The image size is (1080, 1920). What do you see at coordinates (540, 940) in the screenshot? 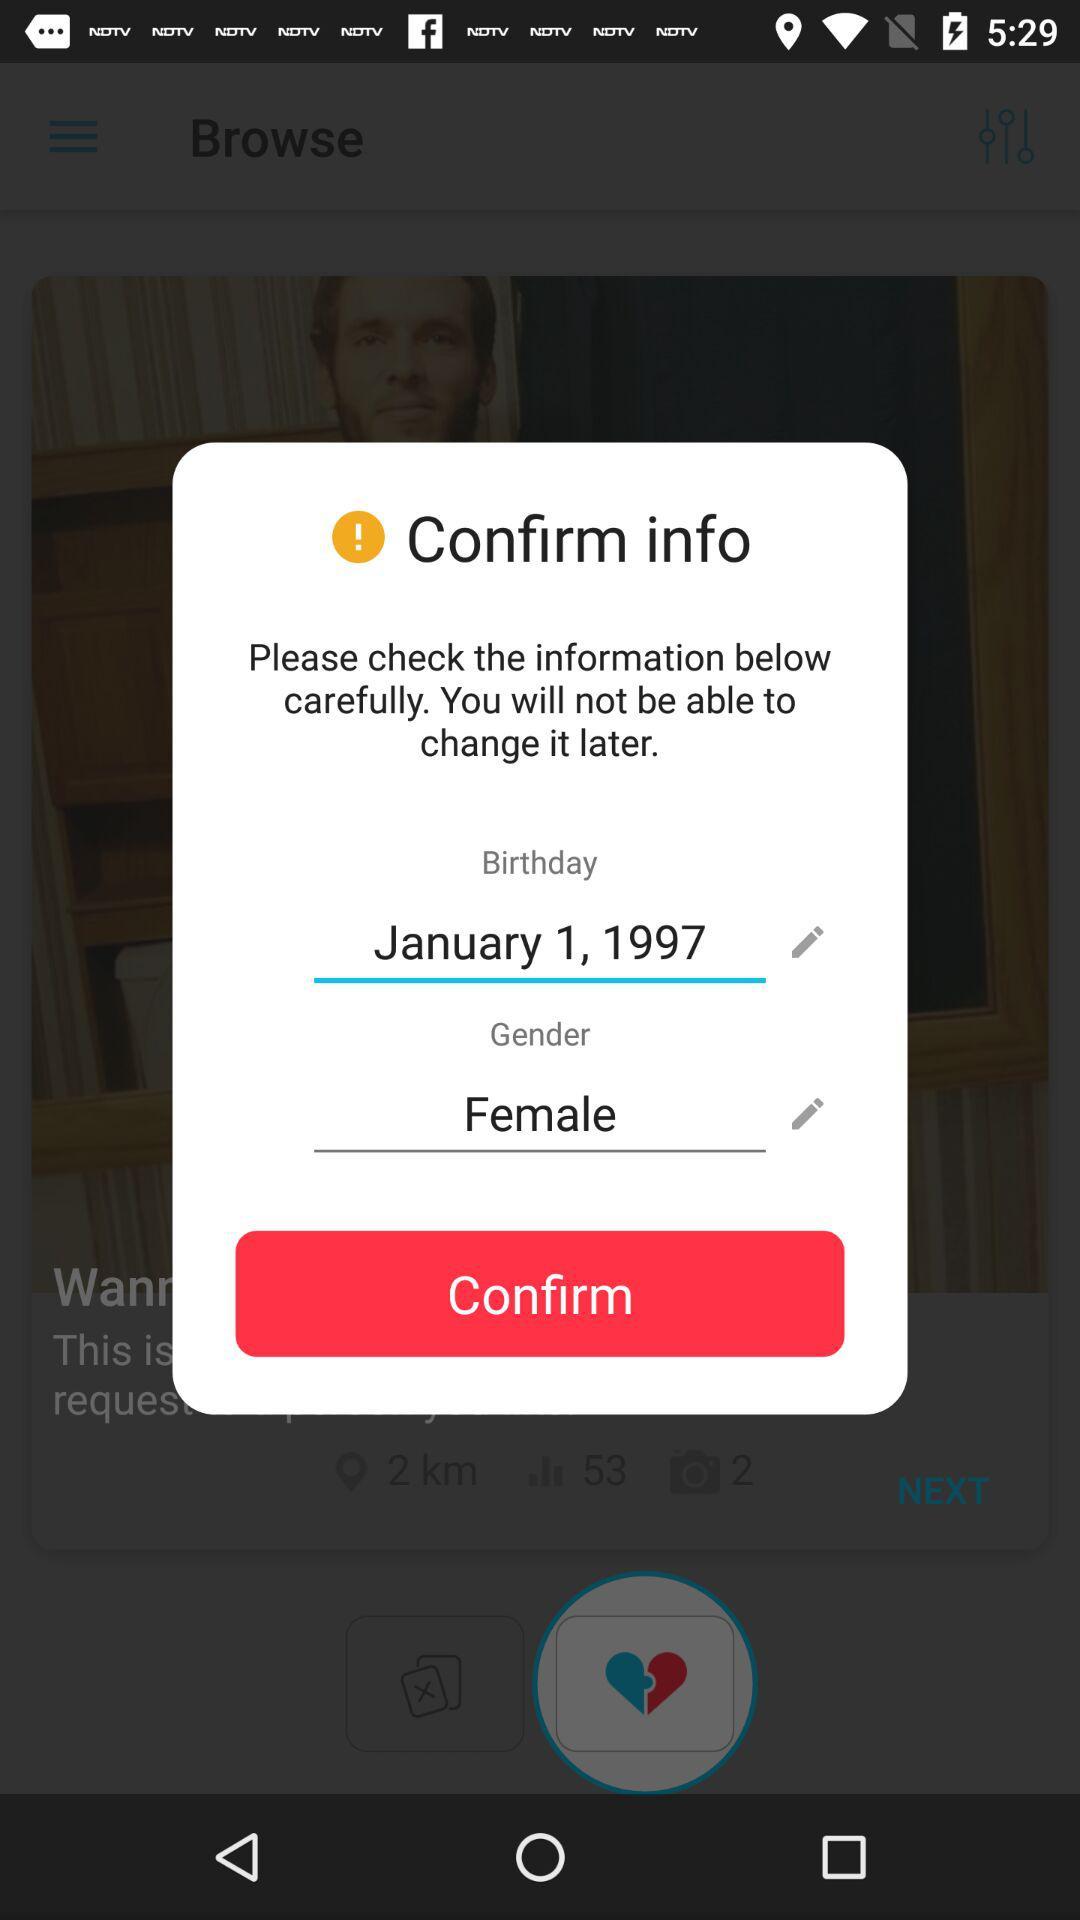
I see `item above gender item` at bounding box center [540, 940].